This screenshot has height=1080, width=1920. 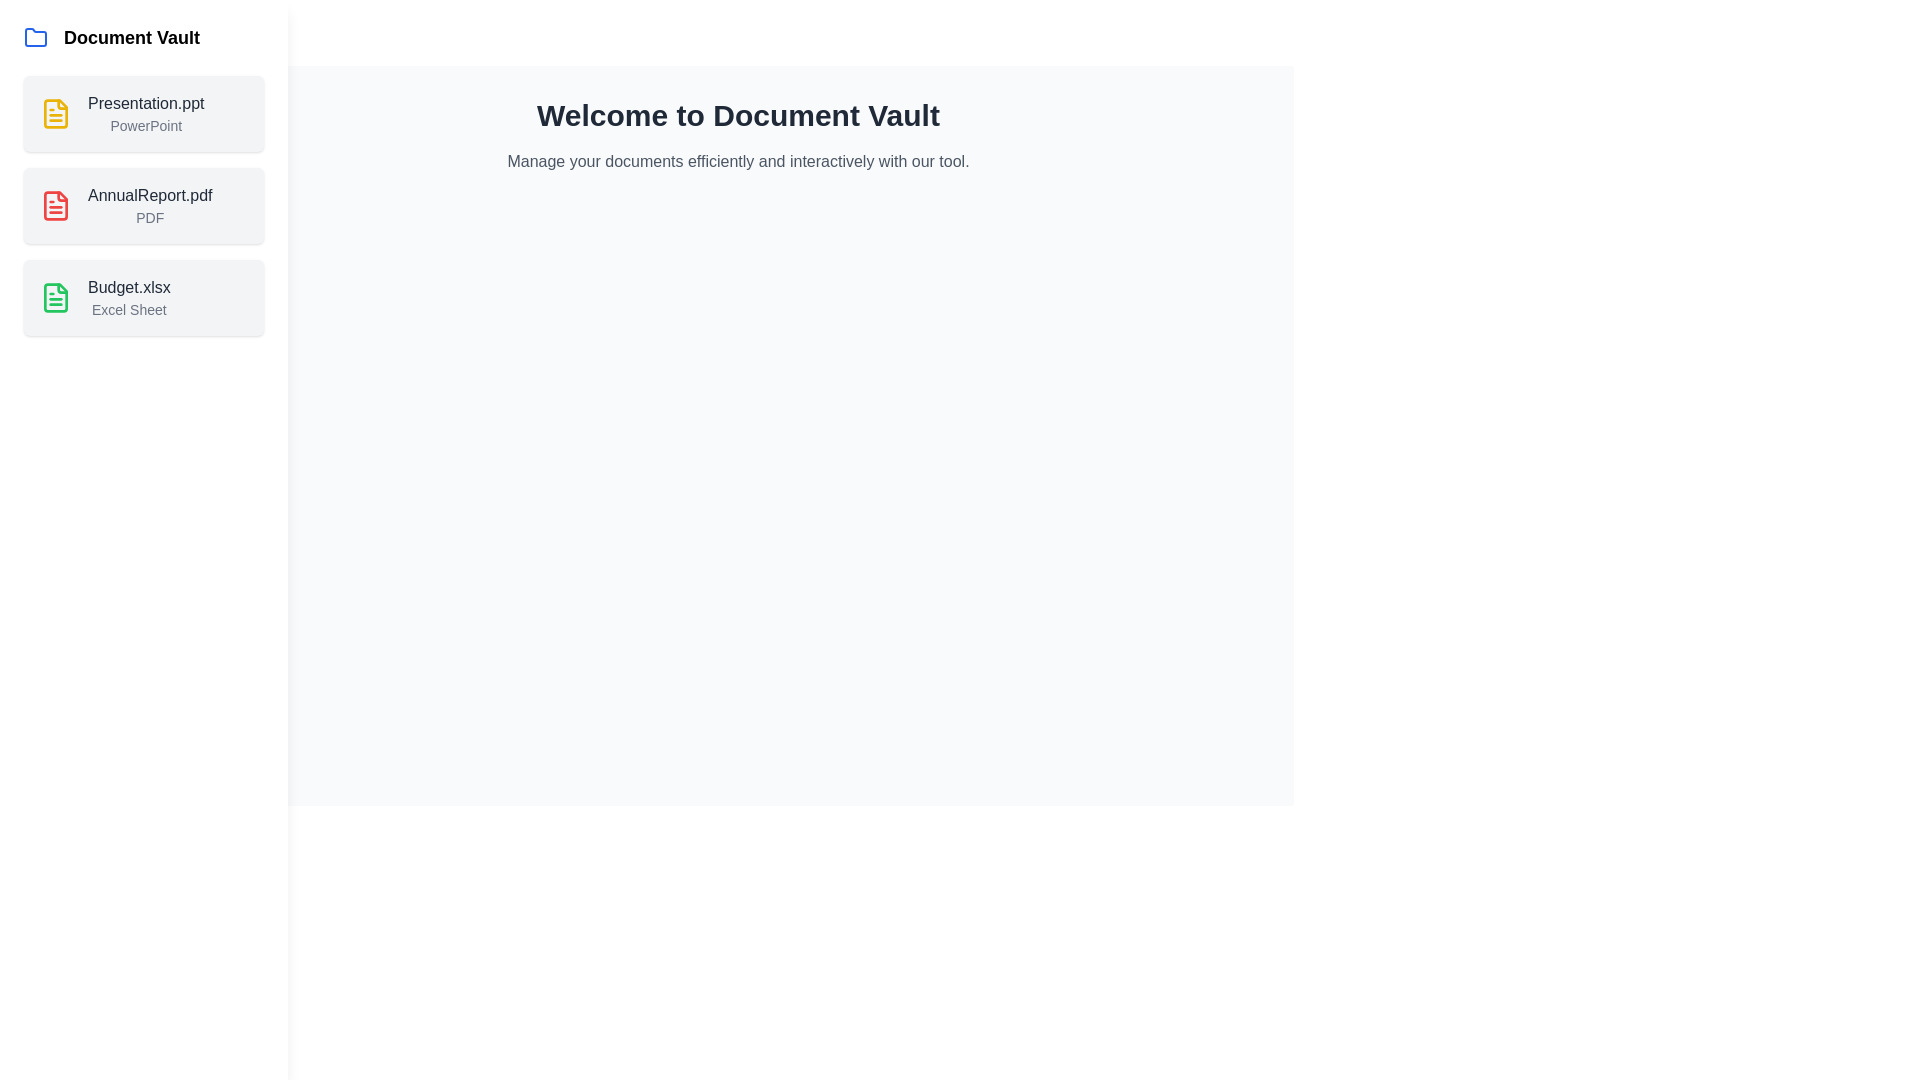 What do you see at coordinates (143, 114) in the screenshot?
I see `the document named Presentation.ppt in the list` at bounding box center [143, 114].